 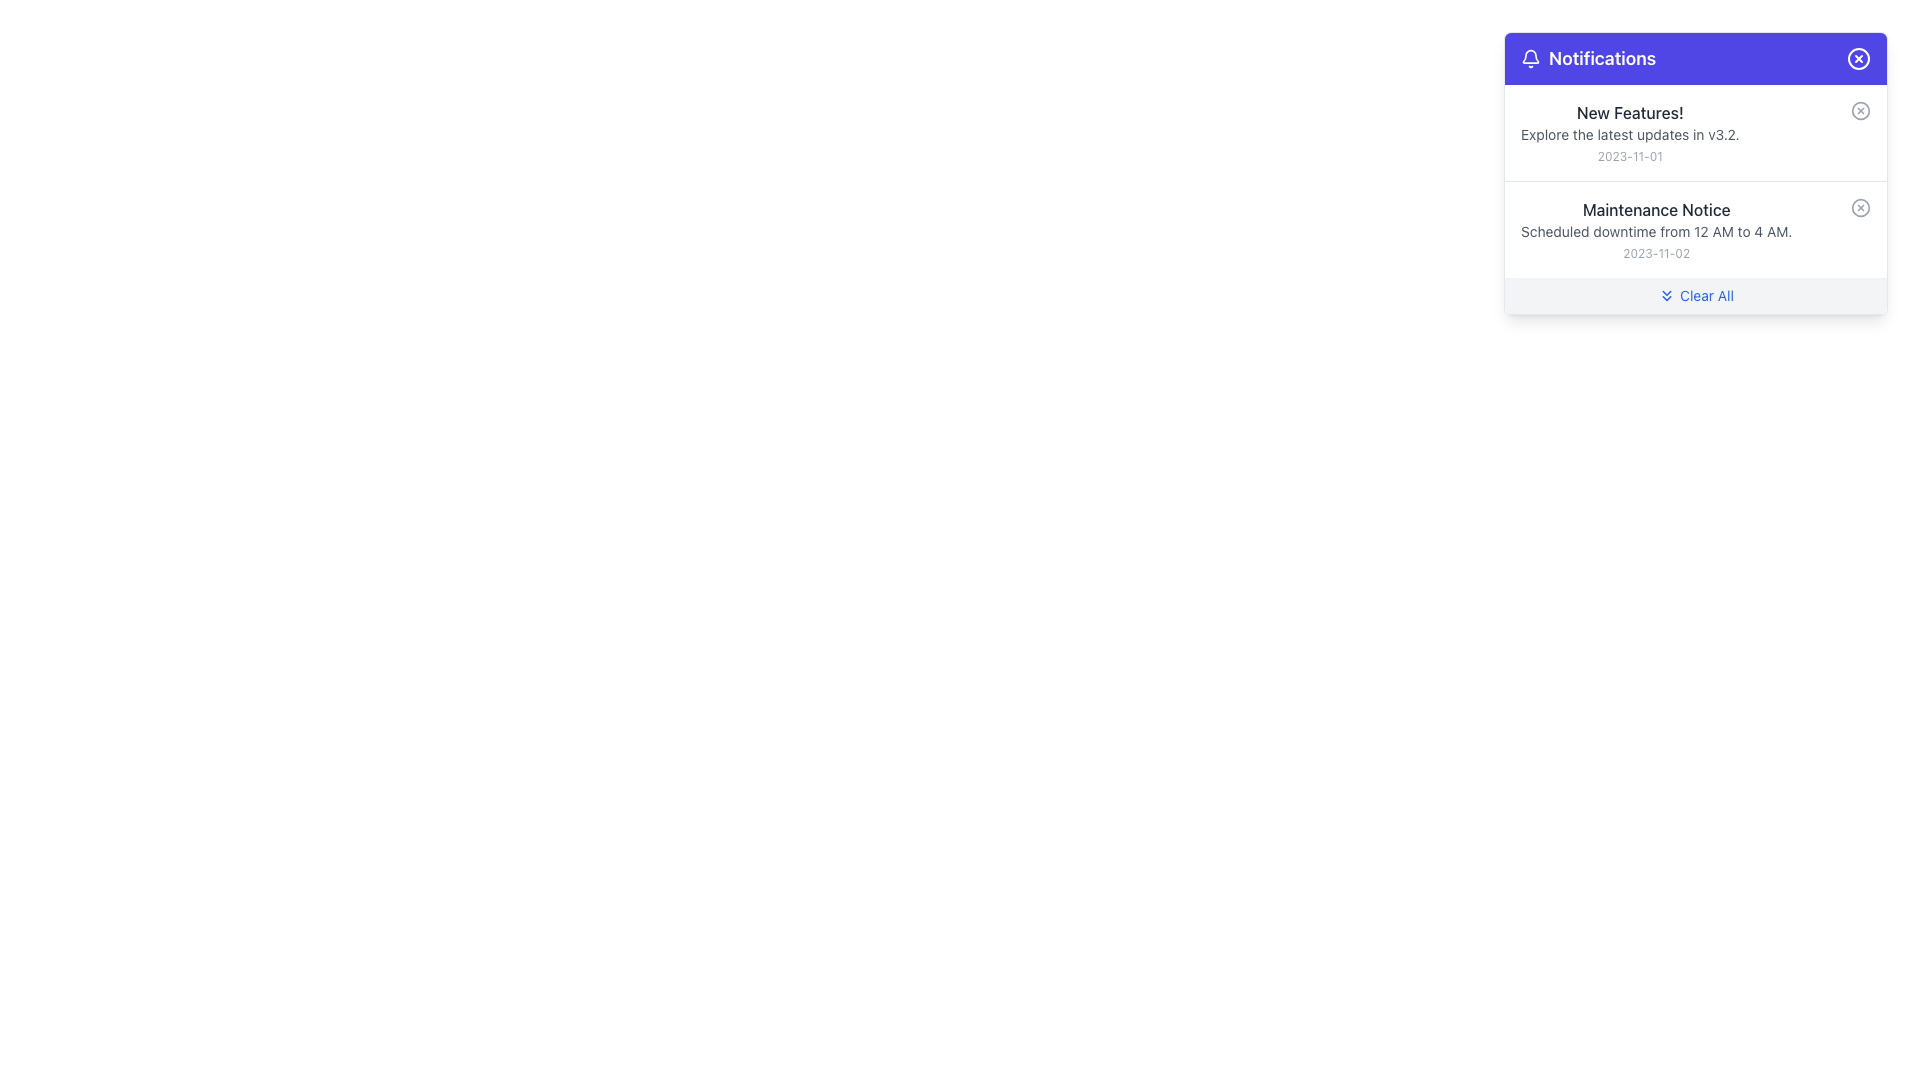 What do you see at coordinates (1656, 230) in the screenshot?
I see `the informational text label that provides details about the scheduled downtime for maintenance, located in the second notification card under the 'Notifications' panel, directly below the title 'Maintenance Notice'` at bounding box center [1656, 230].